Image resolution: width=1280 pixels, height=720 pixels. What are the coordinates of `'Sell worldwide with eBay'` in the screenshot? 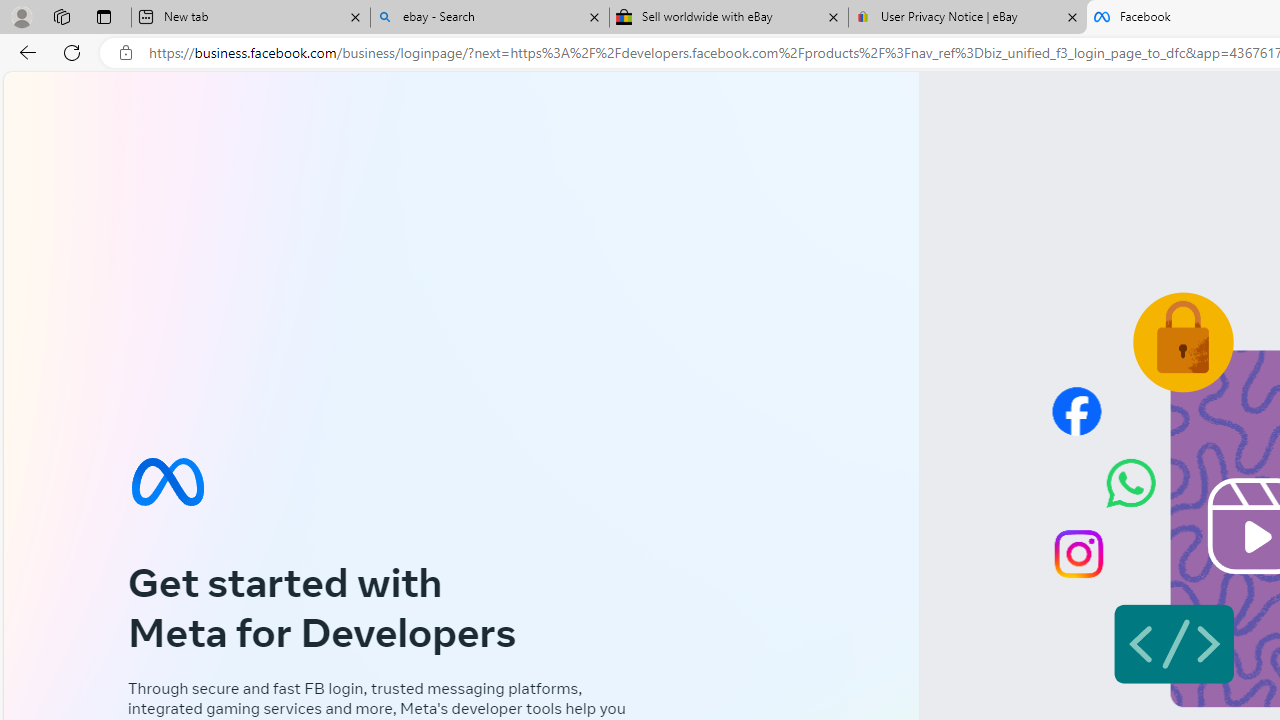 It's located at (728, 17).